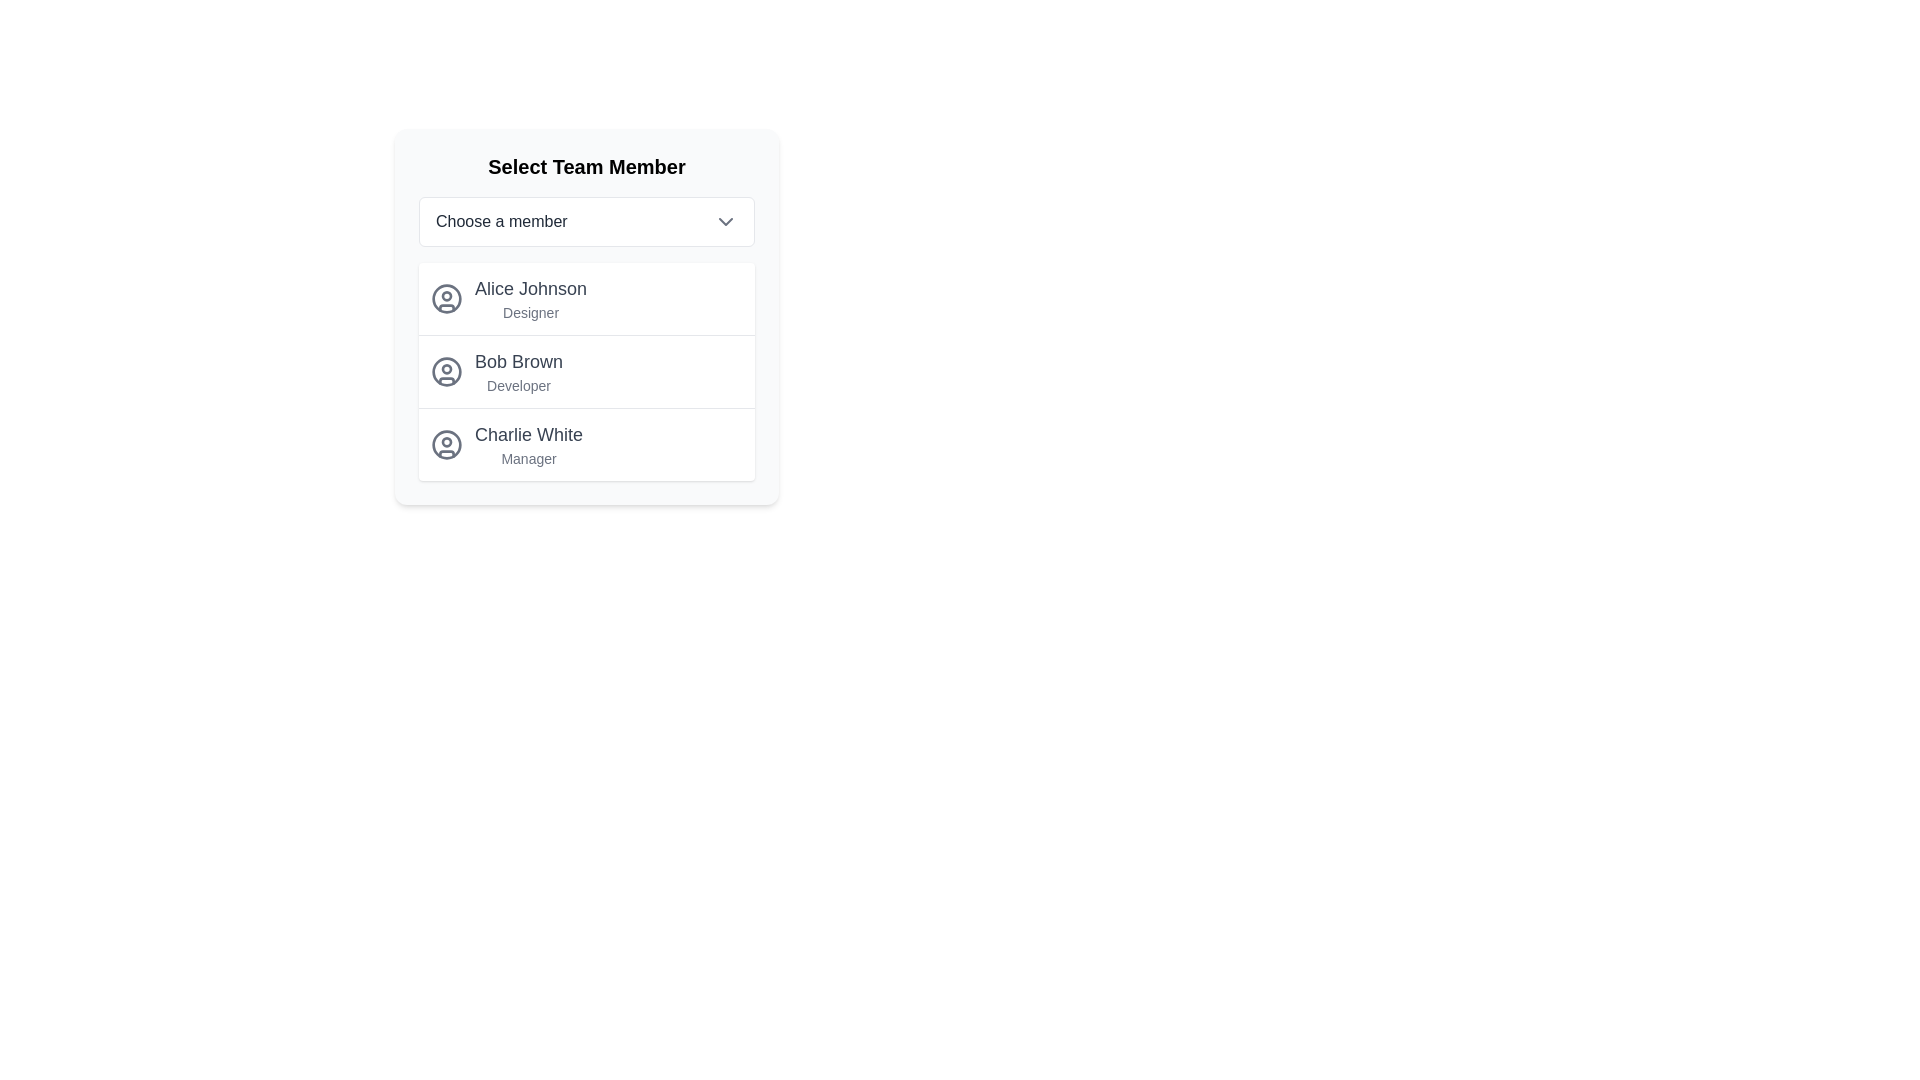 The width and height of the screenshot is (1920, 1080). What do you see at coordinates (528, 434) in the screenshot?
I see `the text label that reads 'Charlie White', which is styled in a large, bold font and is the third item in the list under 'Select Team Member'` at bounding box center [528, 434].